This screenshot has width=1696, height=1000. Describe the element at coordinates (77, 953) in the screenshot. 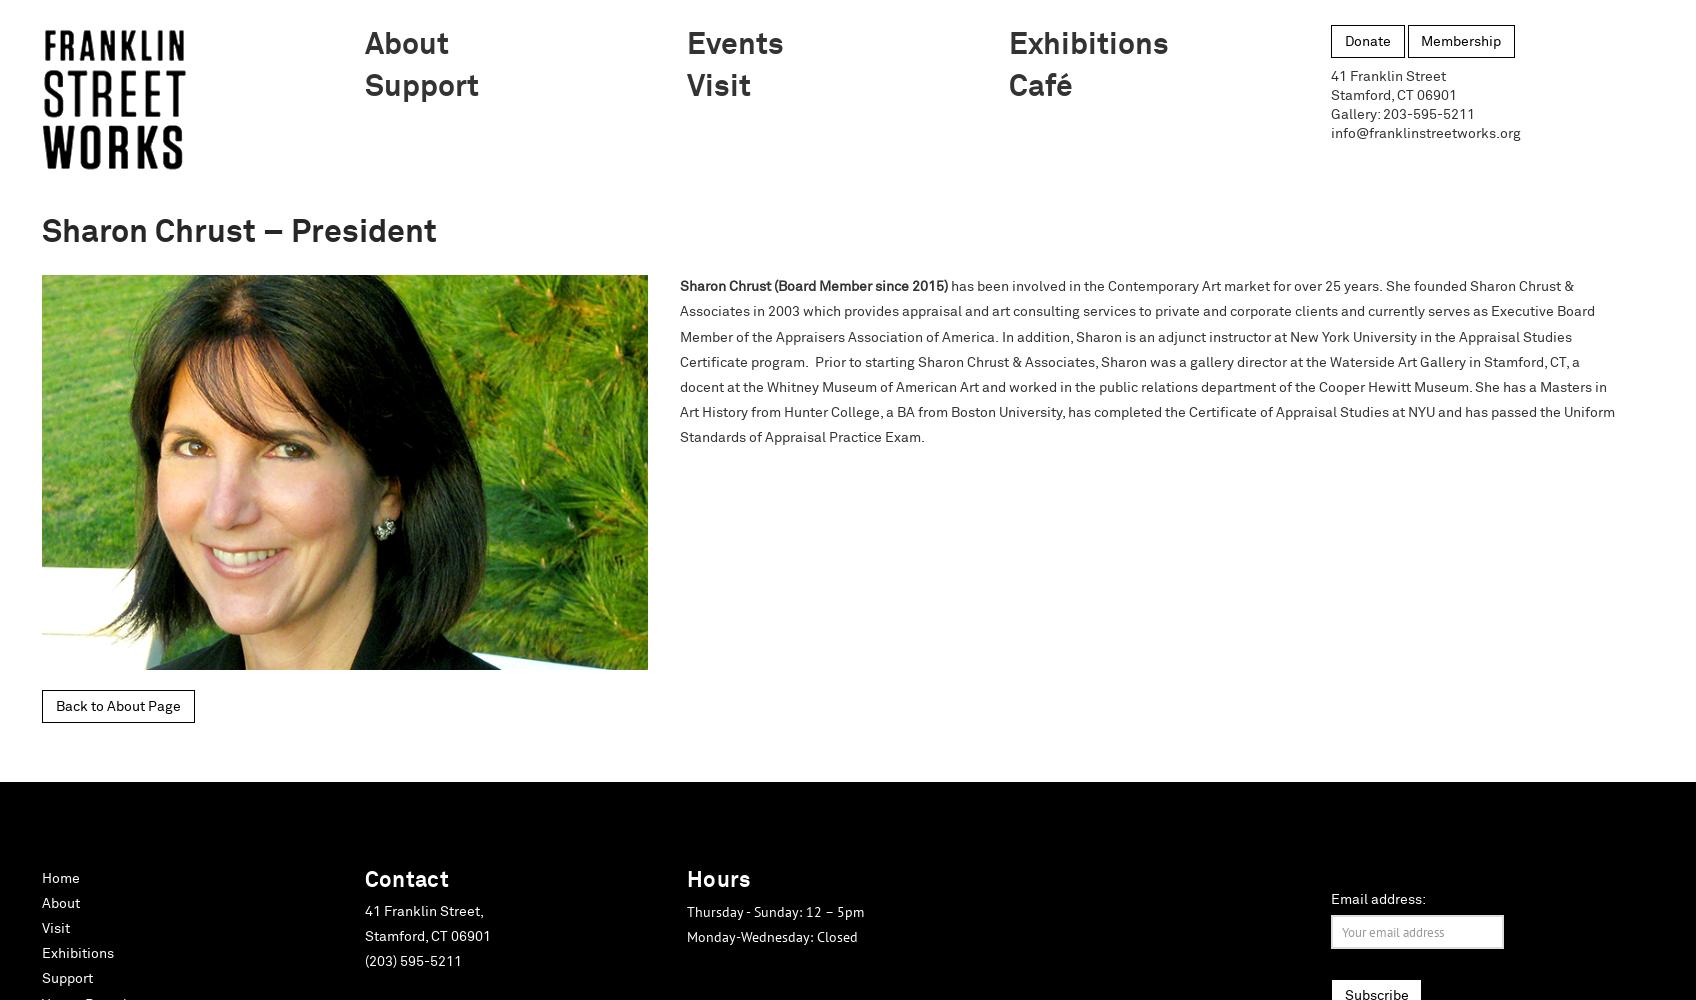

I see `'Exhibitions'` at that location.